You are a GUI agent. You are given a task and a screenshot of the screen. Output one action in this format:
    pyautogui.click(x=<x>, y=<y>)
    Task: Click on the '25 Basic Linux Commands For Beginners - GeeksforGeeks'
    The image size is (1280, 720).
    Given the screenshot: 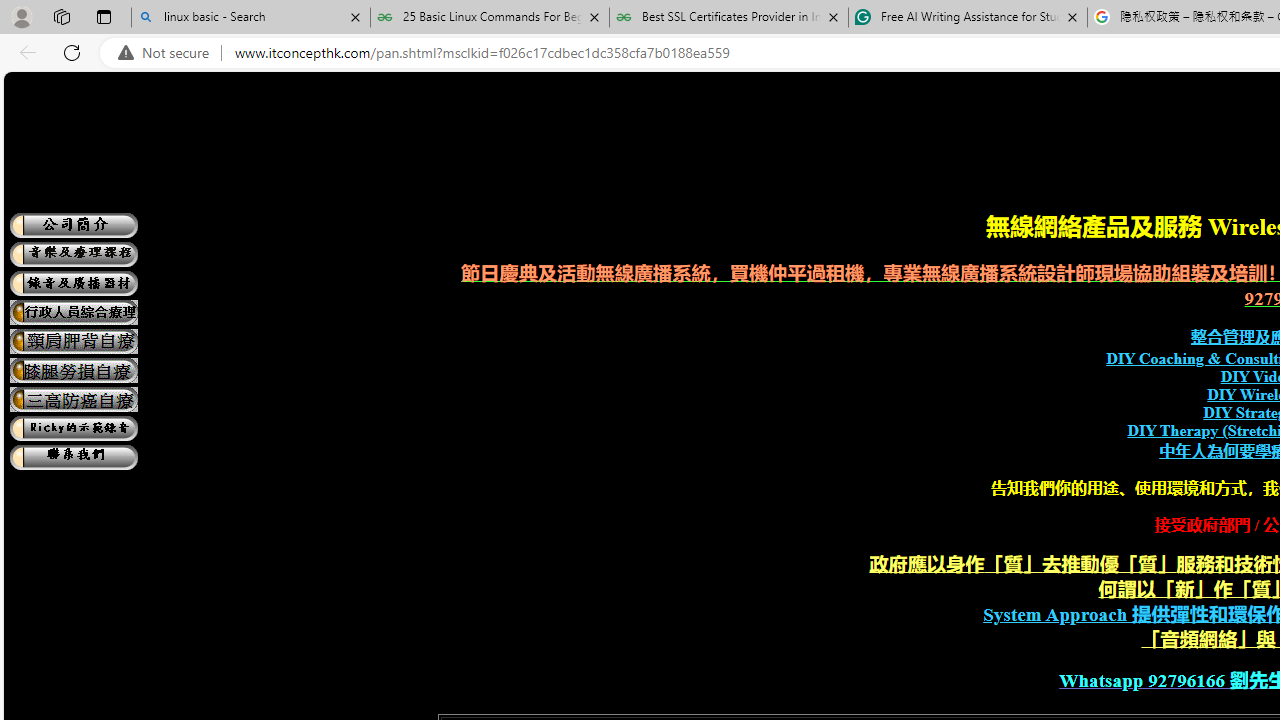 What is the action you would take?
    pyautogui.click(x=490, y=17)
    